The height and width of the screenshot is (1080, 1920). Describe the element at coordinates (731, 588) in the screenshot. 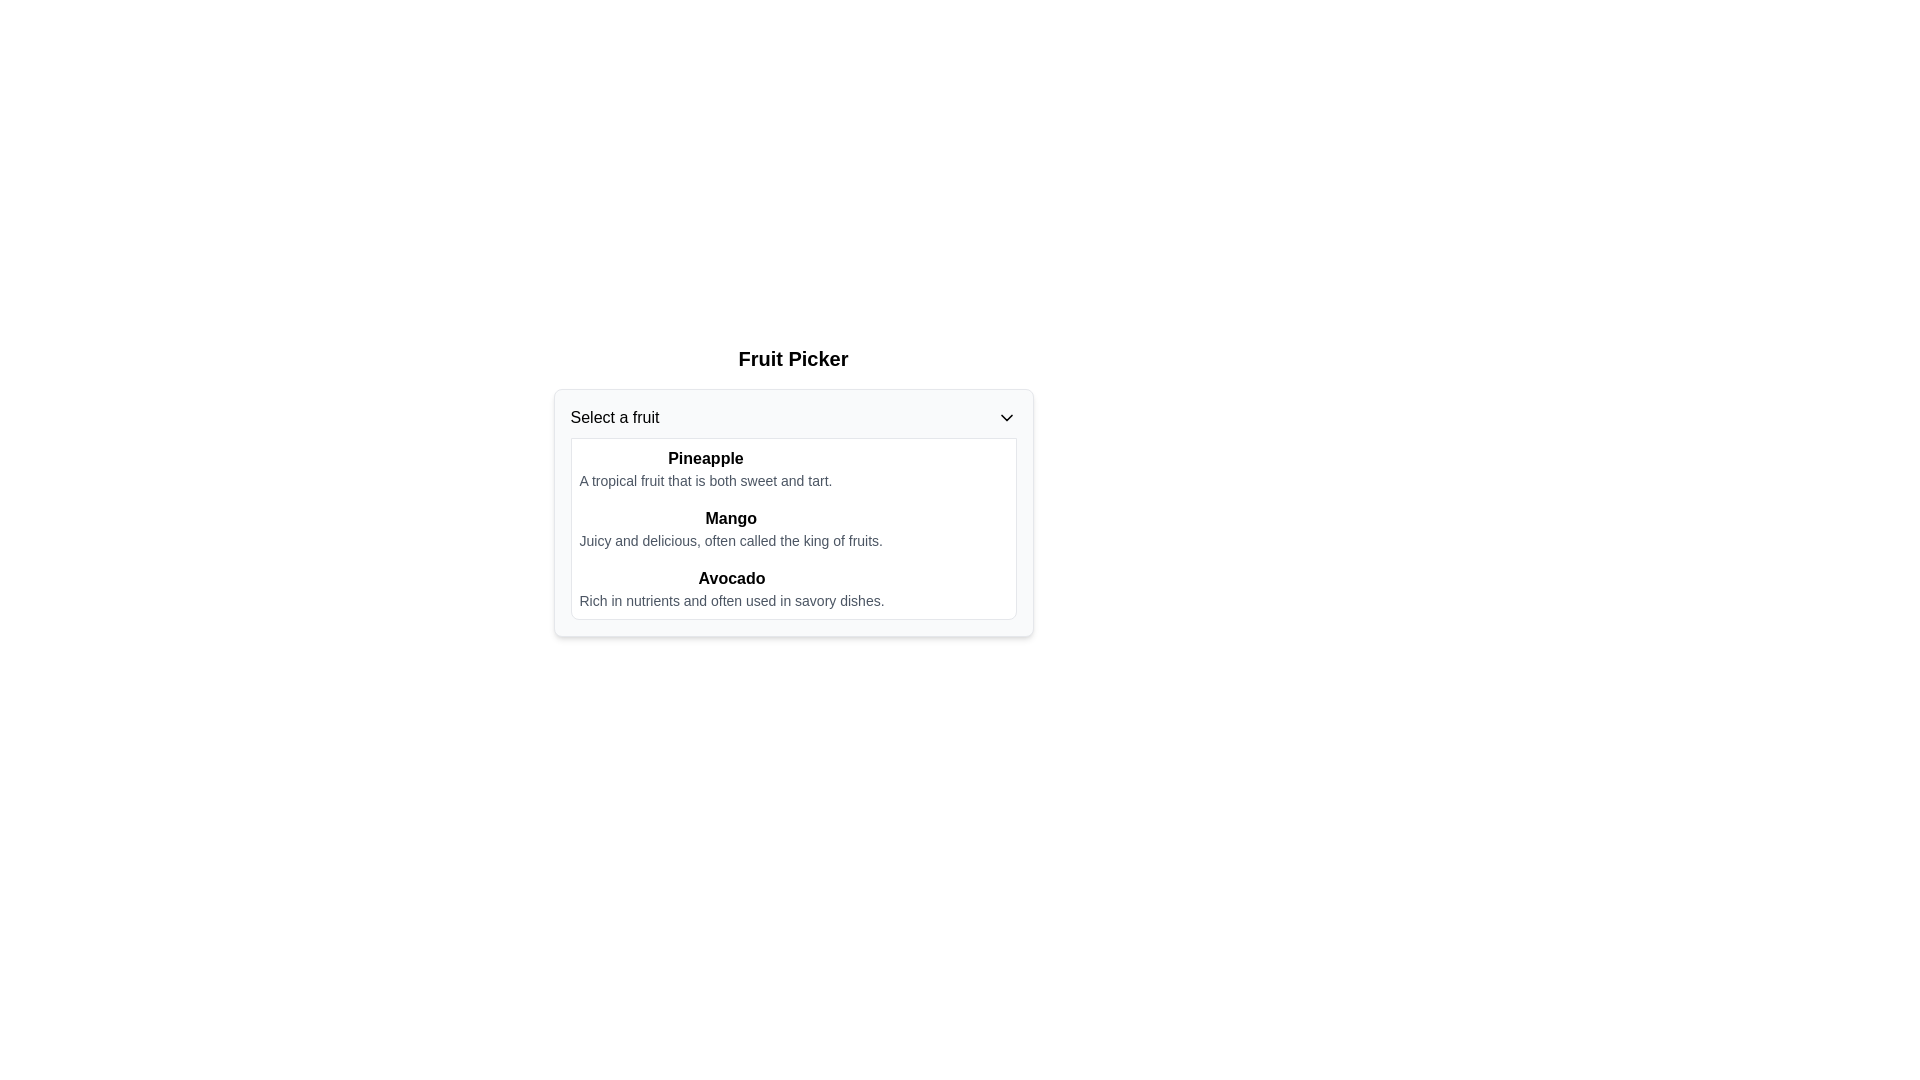

I see `the informational entry for 'Avocado' located in the dropdown menu, which is the third item in a vertically-stacked list of fruit options` at that location.